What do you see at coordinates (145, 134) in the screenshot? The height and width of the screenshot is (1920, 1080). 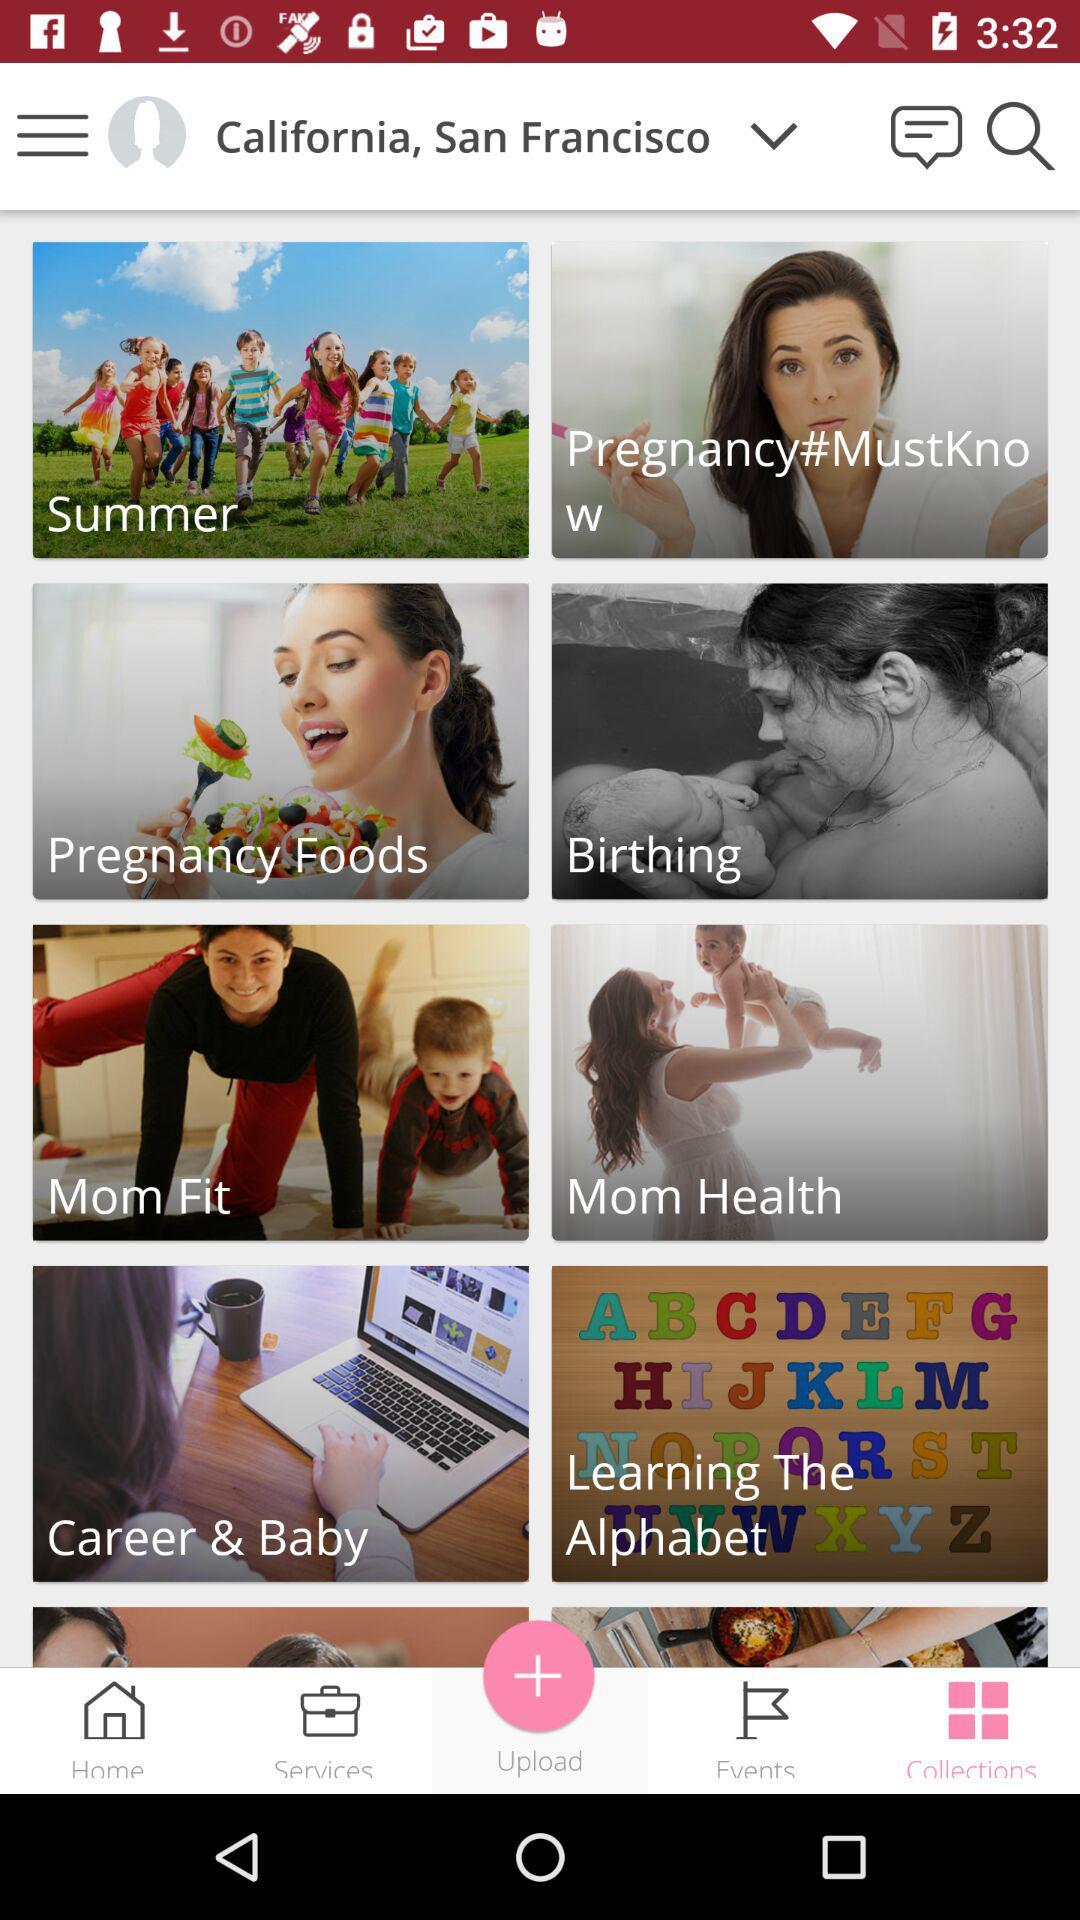 I see `item to the left of california, san francisco item` at bounding box center [145, 134].